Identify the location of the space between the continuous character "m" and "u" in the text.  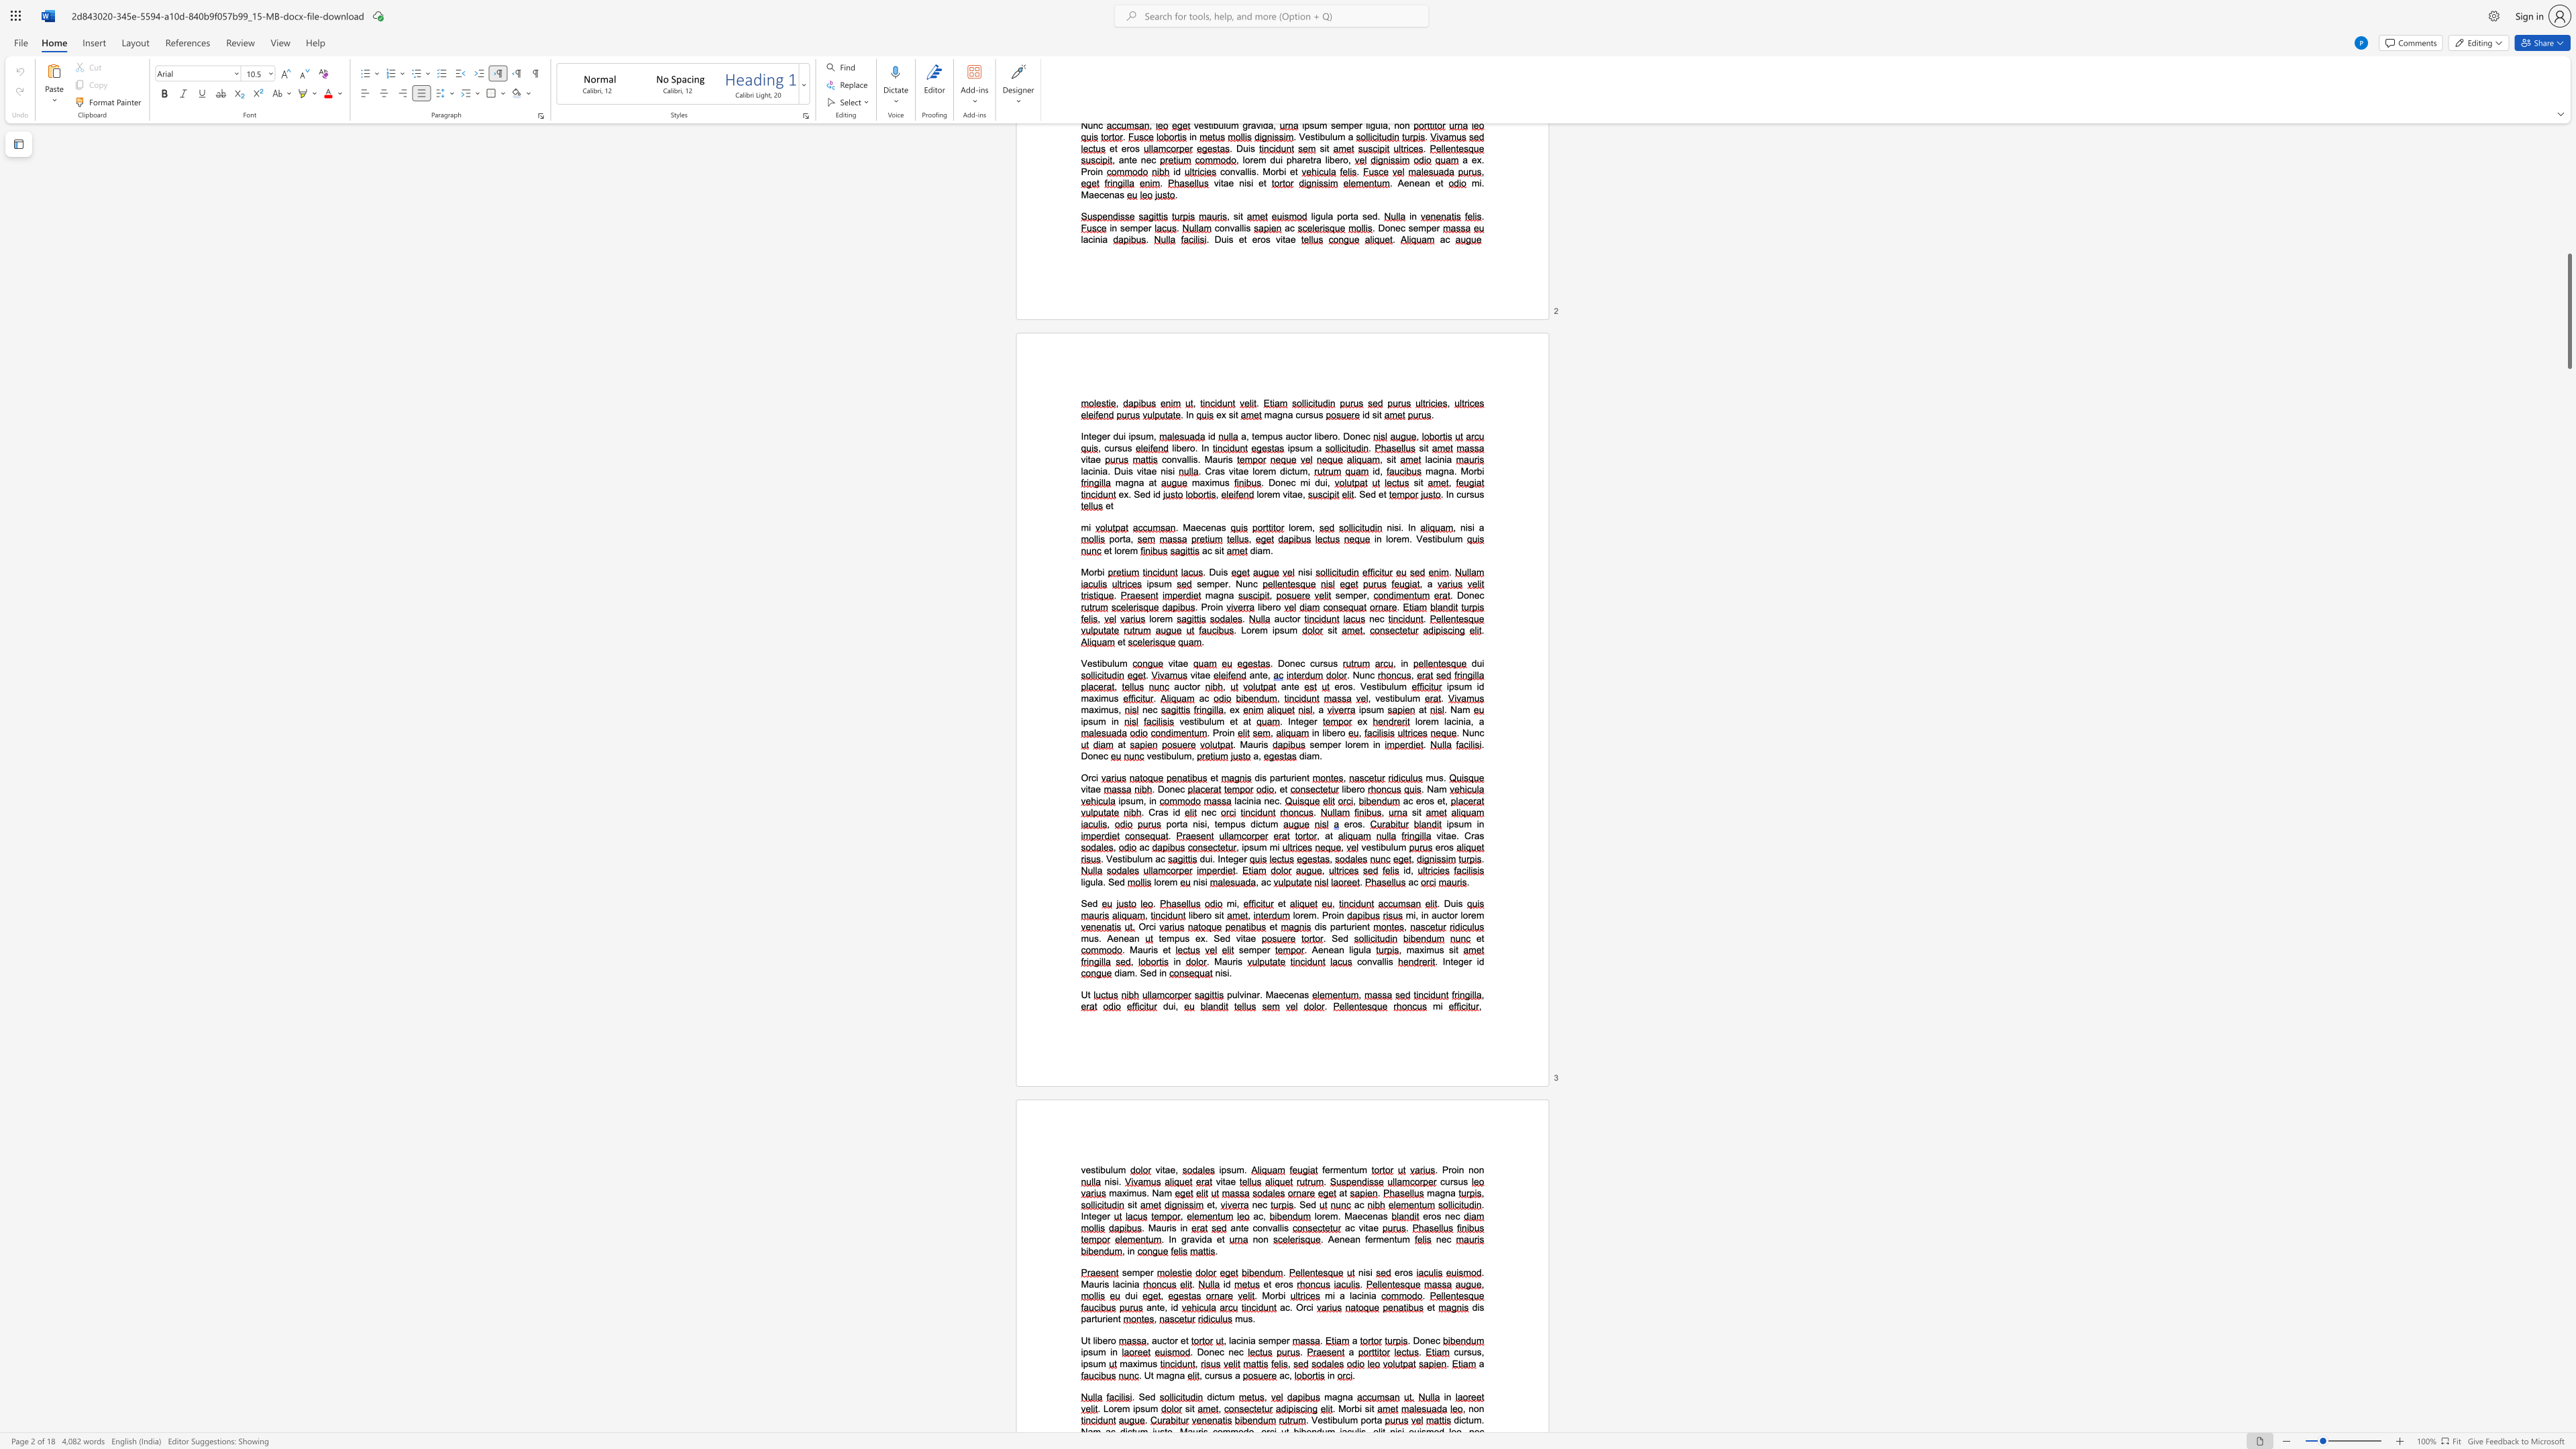
(1088, 938).